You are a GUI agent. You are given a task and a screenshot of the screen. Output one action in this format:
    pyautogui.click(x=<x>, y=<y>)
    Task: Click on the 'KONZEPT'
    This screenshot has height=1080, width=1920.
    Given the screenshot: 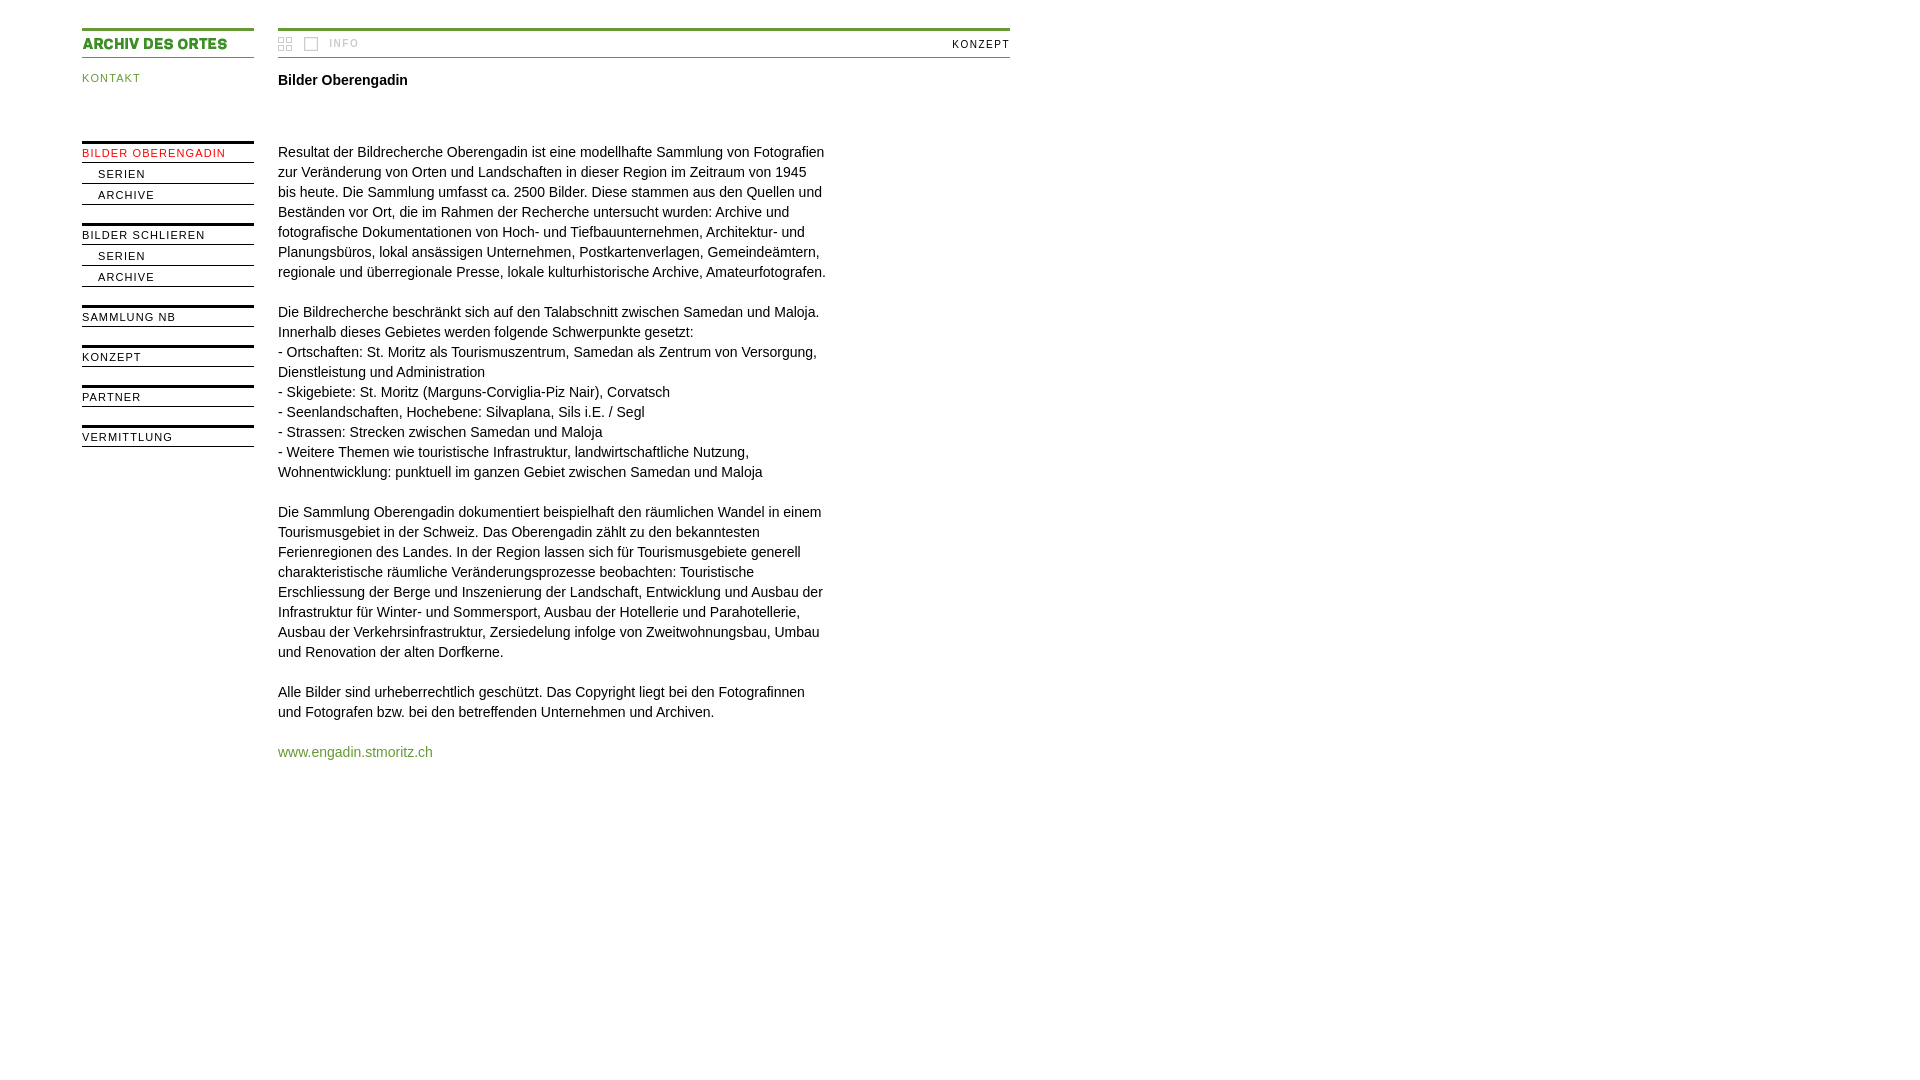 What is the action you would take?
    pyautogui.click(x=110, y=356)
    